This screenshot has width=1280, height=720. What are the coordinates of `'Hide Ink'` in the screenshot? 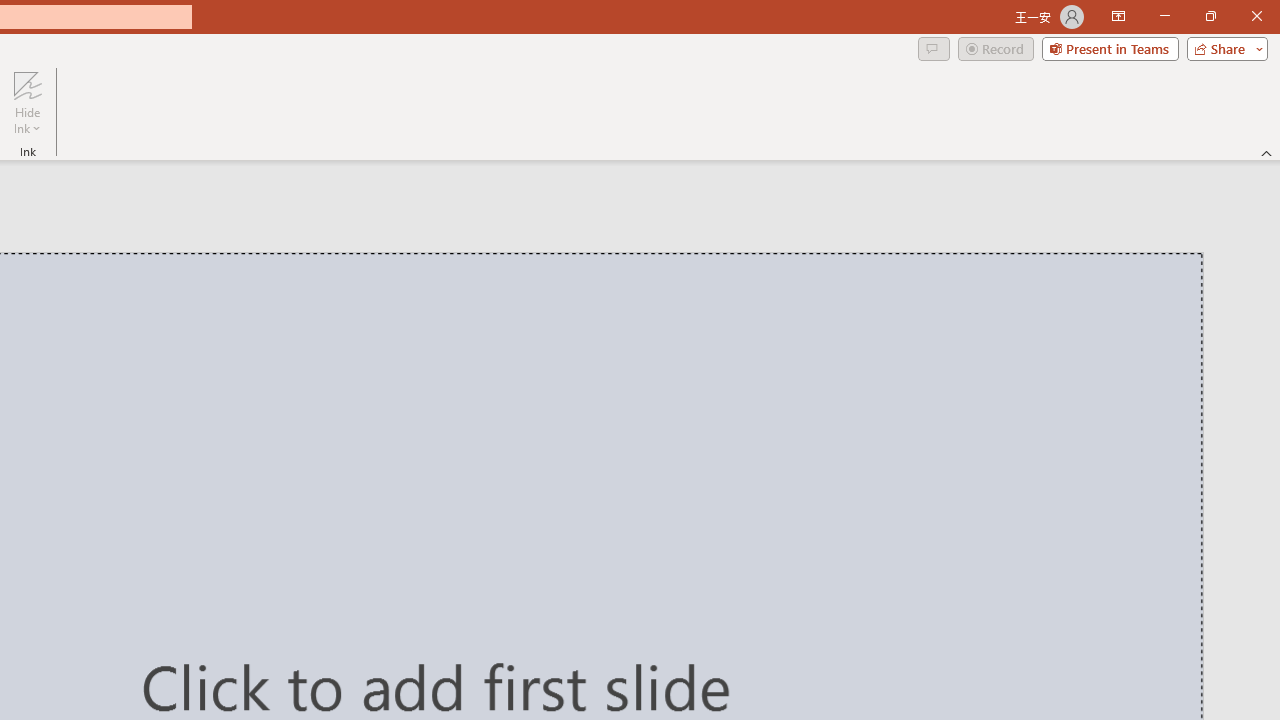 It's located at (27, 103).